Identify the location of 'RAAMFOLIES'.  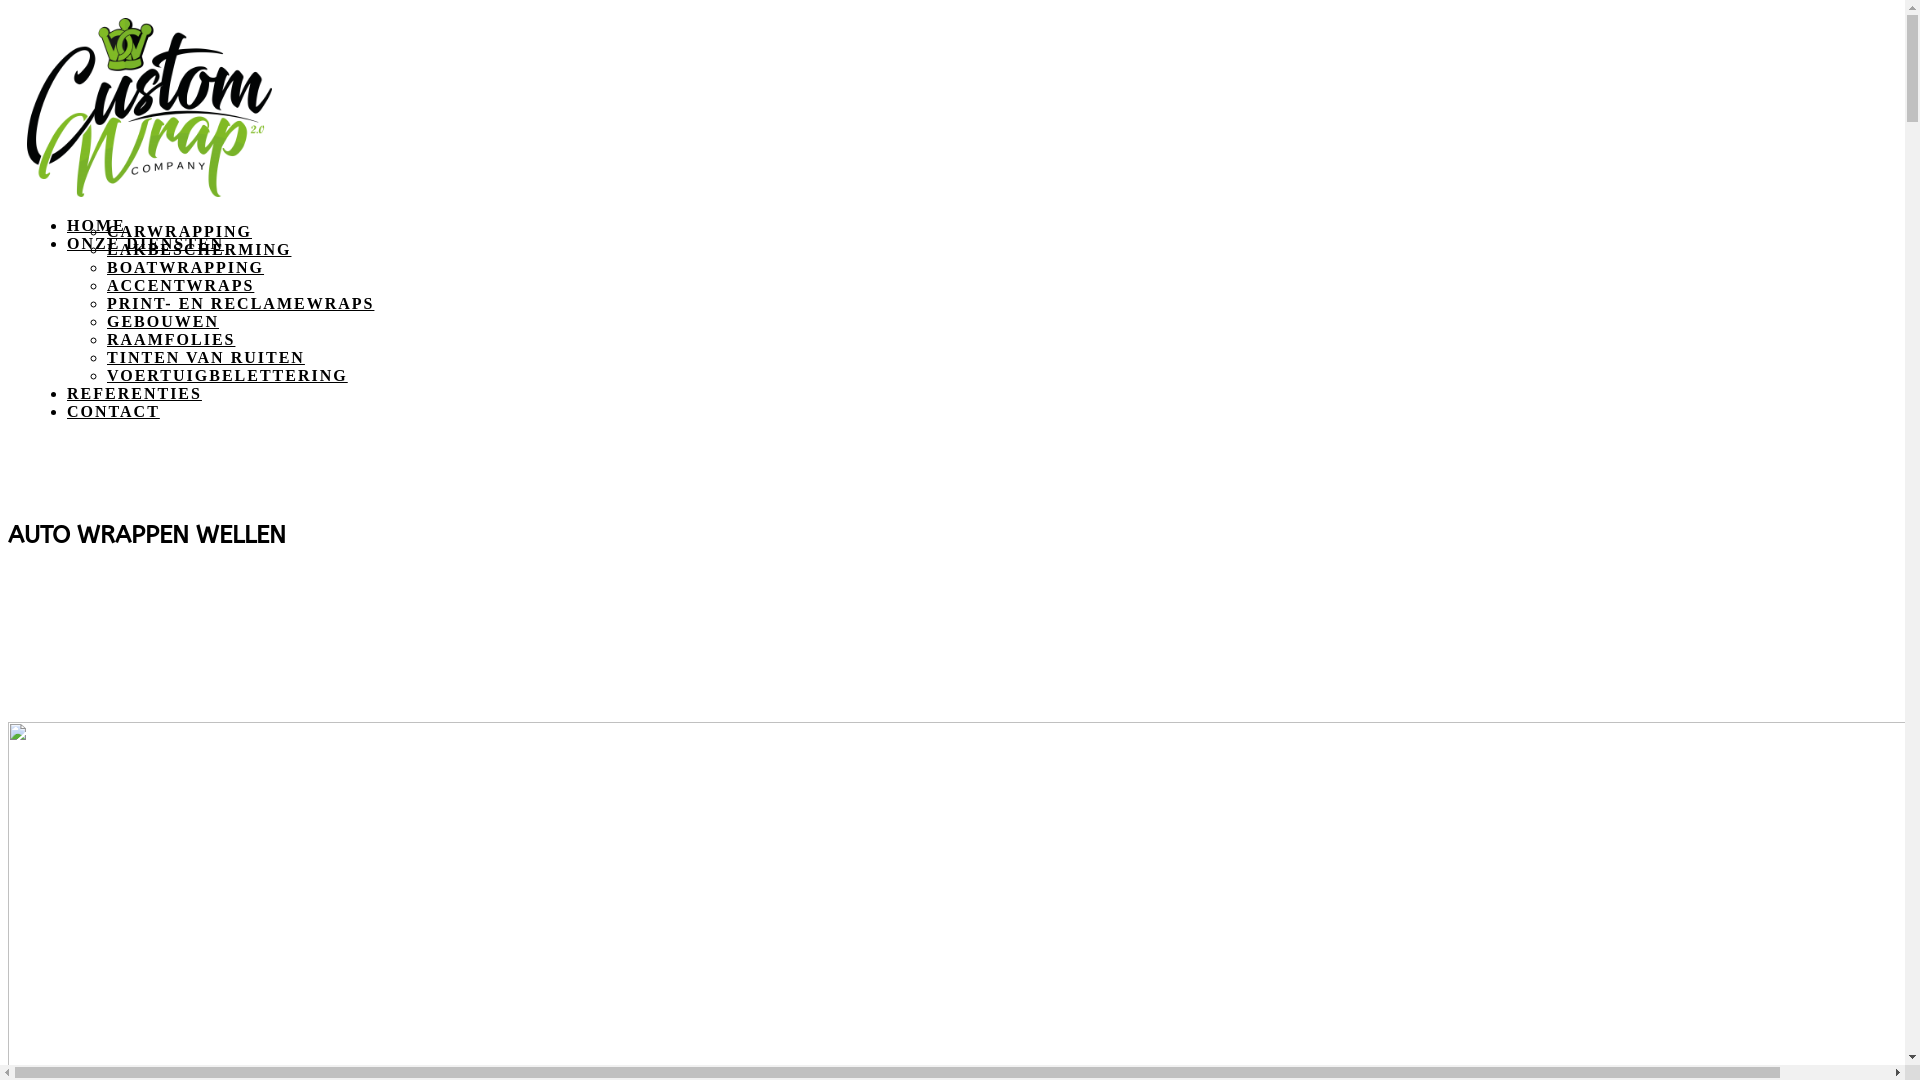
(171, 338).